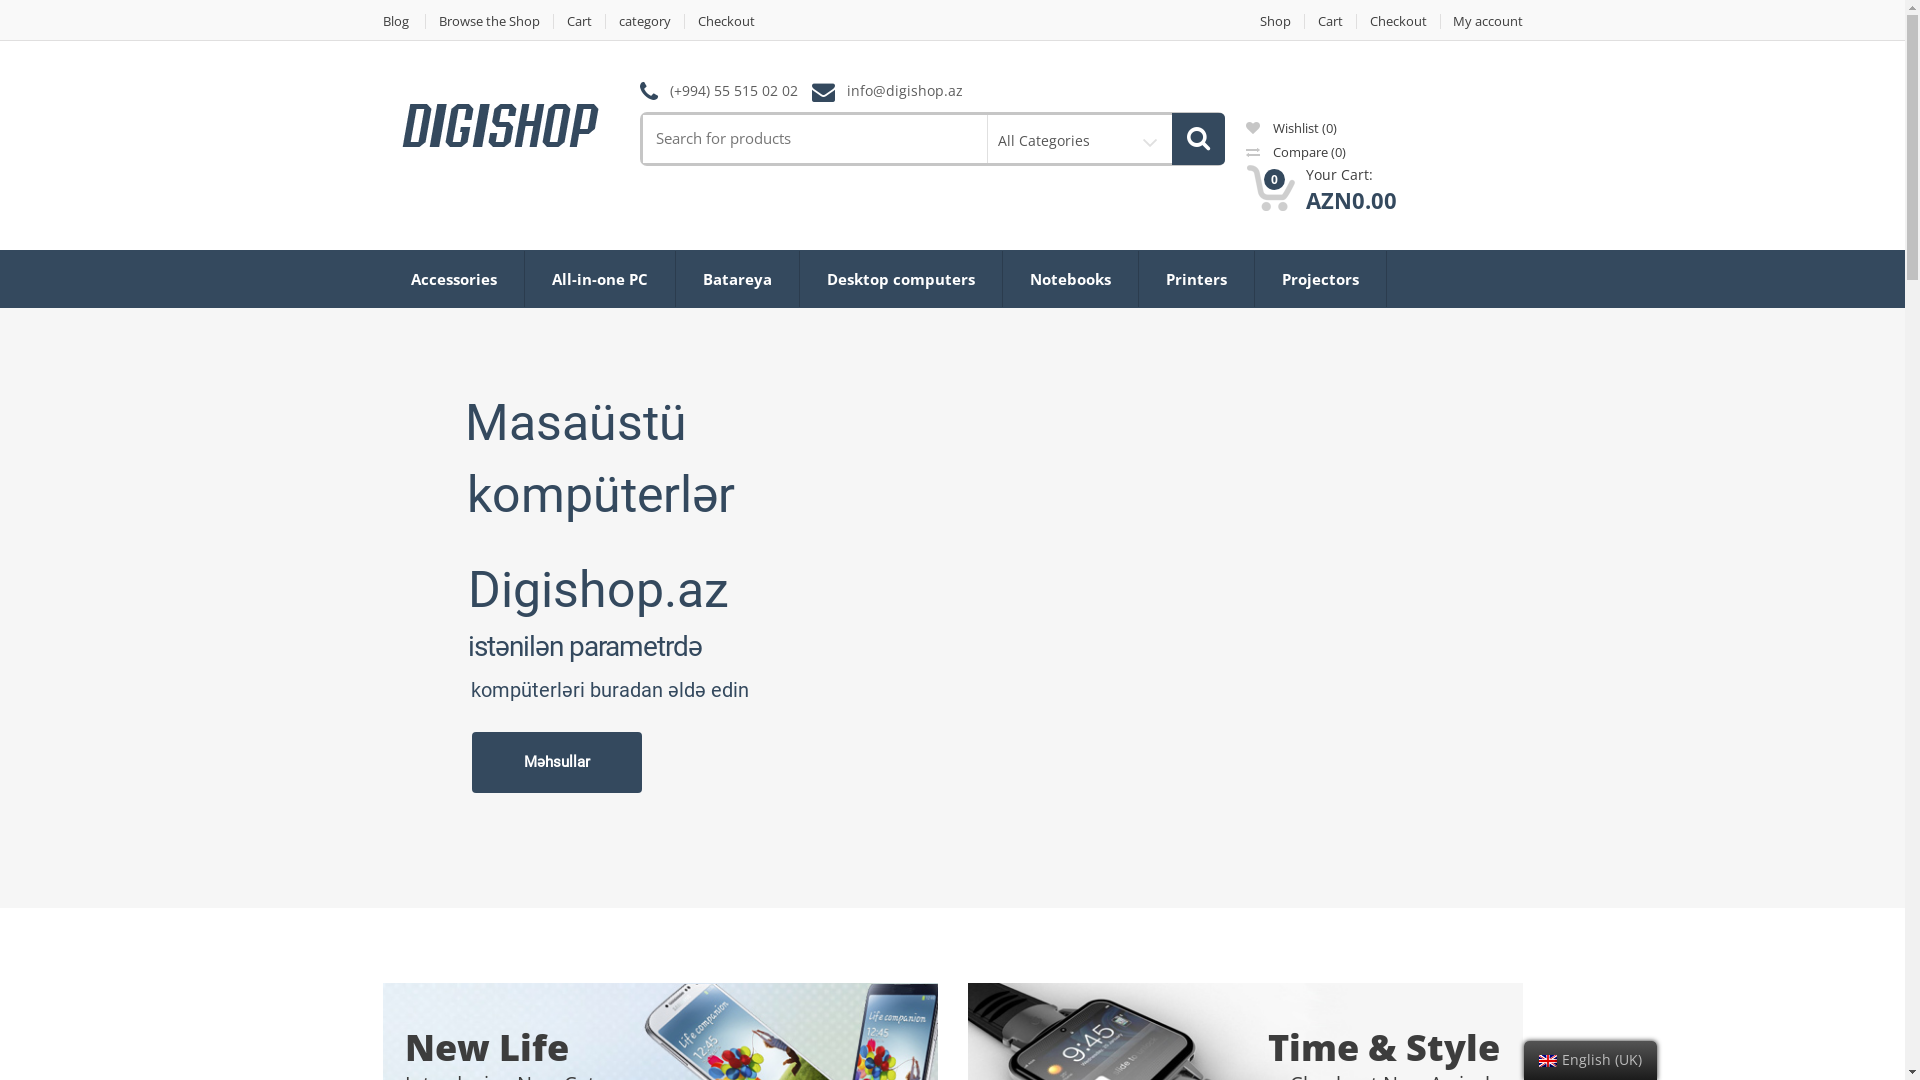 This screenshot has width=1920, height=1080. Describe the element at coordinates (598, 278) in the screenshot. I see `'All-in-one PC'` at that location.